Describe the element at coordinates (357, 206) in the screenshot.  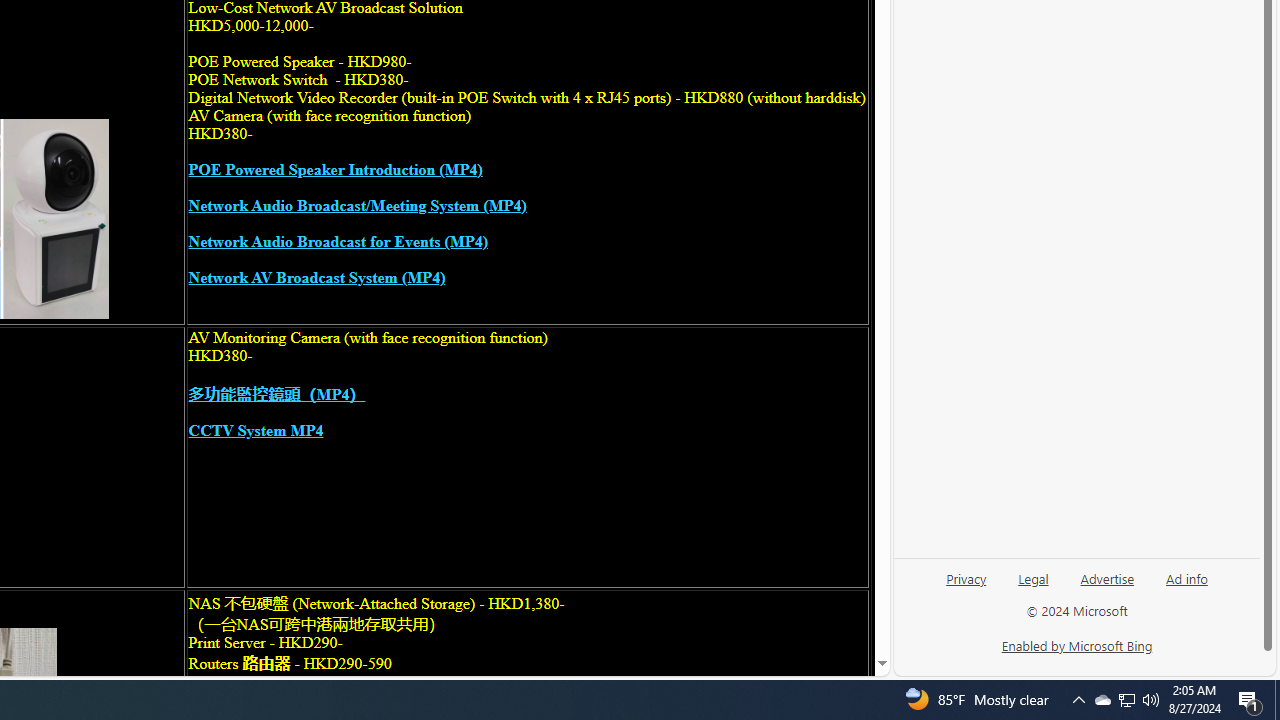
I see `'Network Audio Broadcast/Meeting System (MP4)'` at that location.